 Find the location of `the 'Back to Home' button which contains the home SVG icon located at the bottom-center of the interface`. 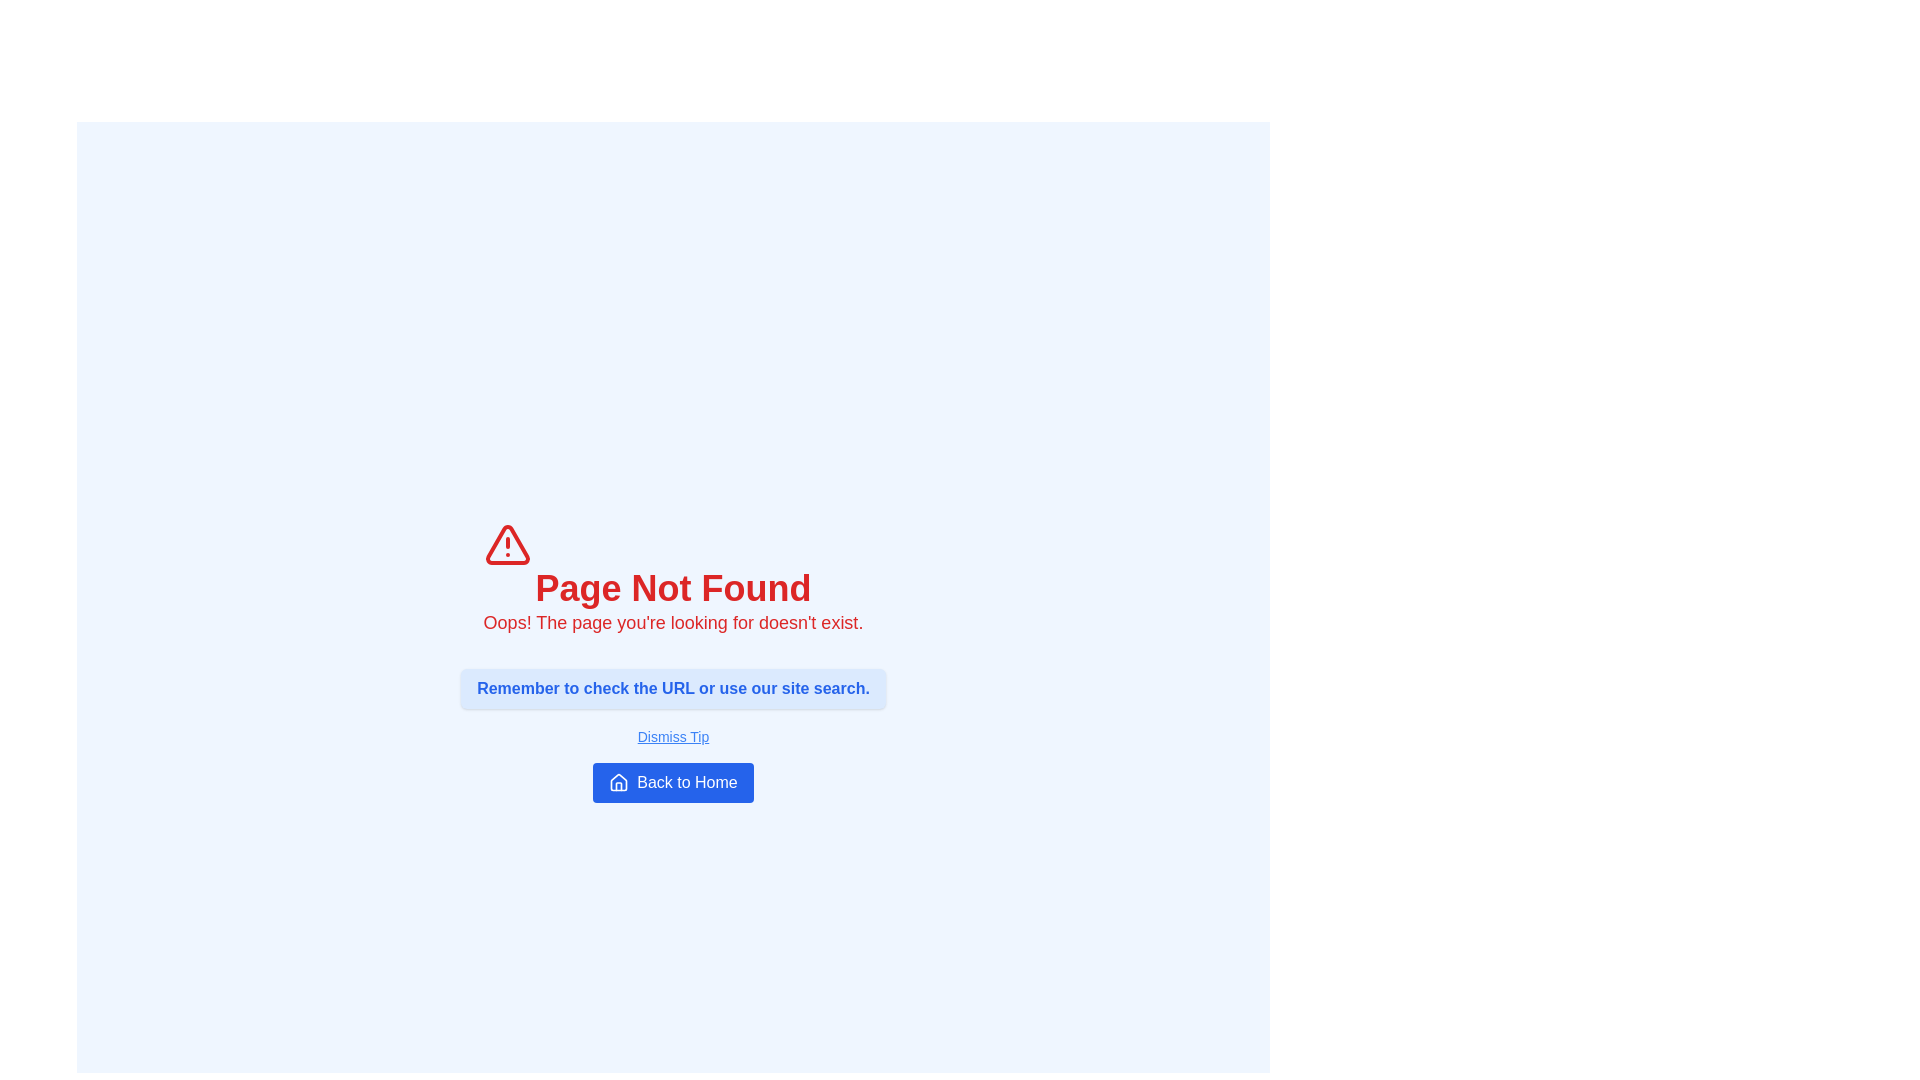

the 'Back to Home' button which contains the home SVG icon located at the bottom-center of the interface is located at coordinates (618, 782).